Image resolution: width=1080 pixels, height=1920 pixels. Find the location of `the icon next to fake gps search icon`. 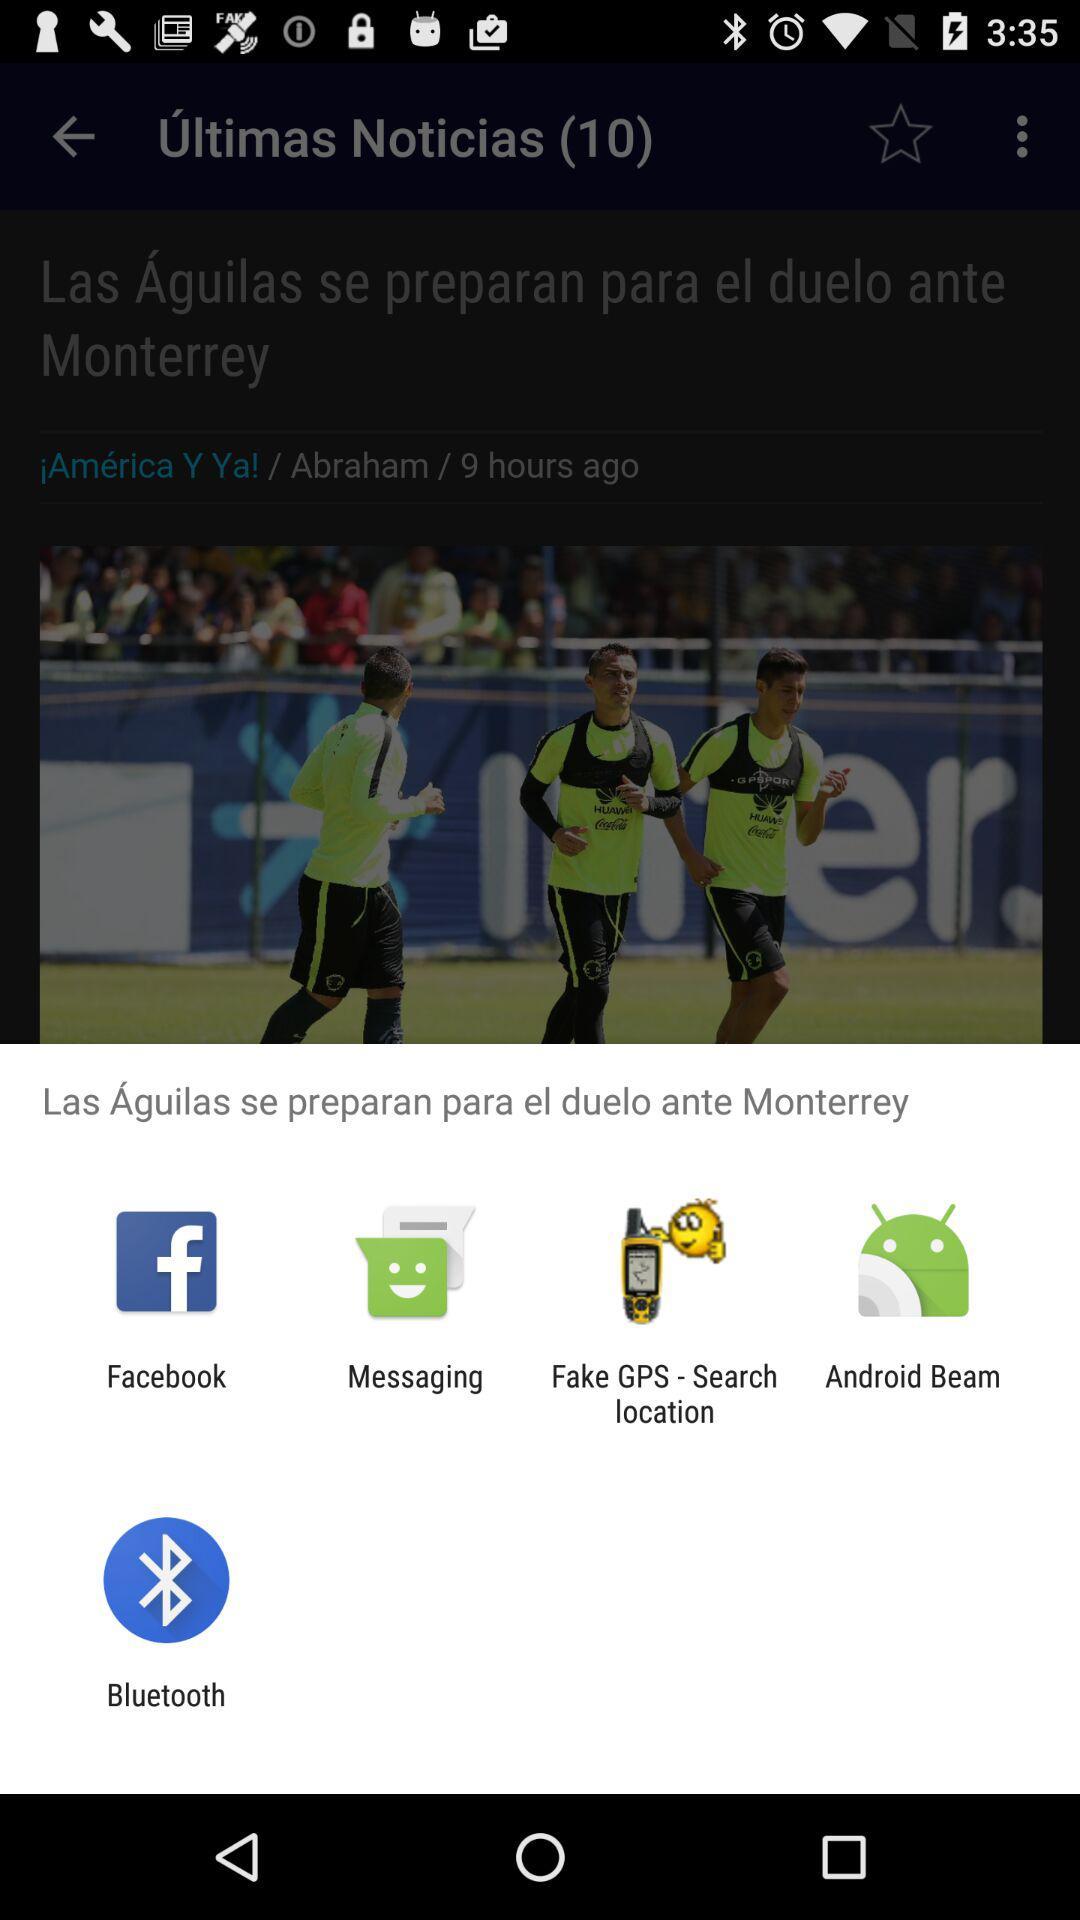

the icon next to fake gps search icon is located at coordinates (913, 1392).